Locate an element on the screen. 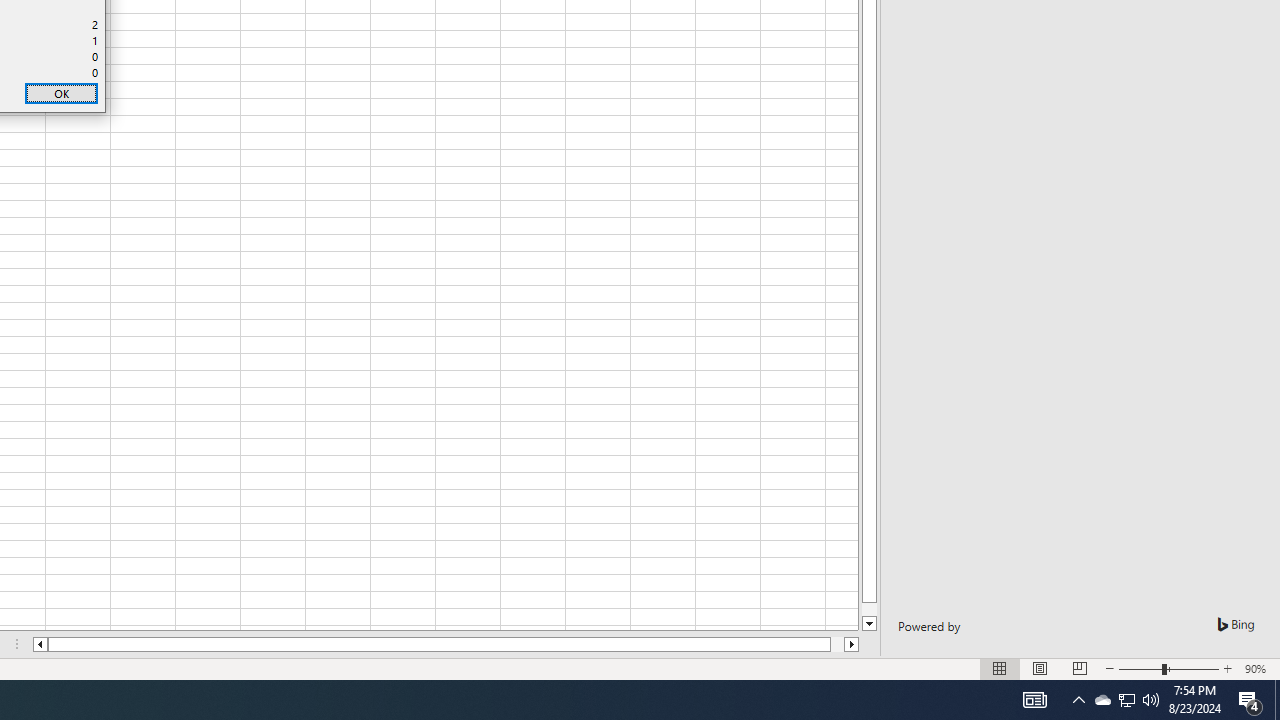 The width and height of the screenshot is (1280, 720). 'Normal' is located at coordinates (1040, 669).